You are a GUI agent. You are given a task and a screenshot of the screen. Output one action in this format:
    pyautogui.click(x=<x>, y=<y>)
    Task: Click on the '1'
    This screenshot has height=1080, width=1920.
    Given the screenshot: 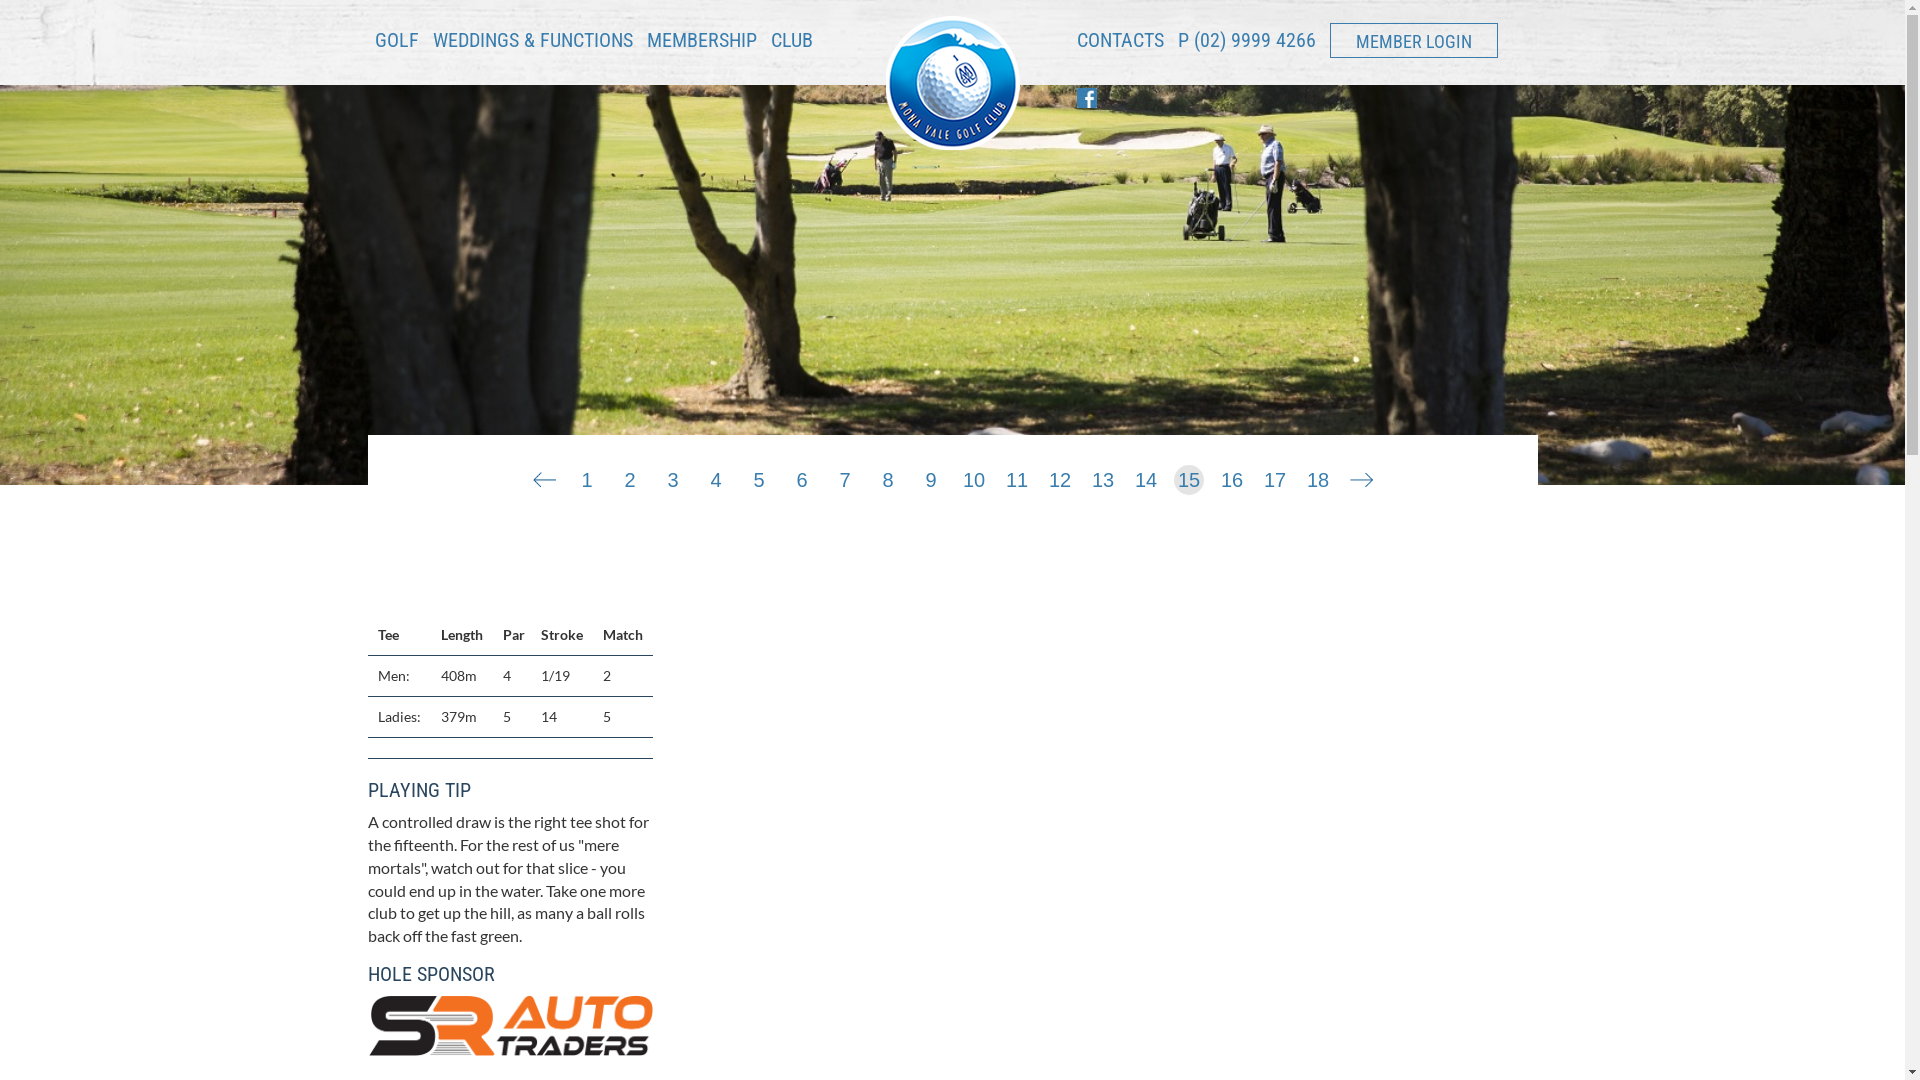 What is the action you would take?
    pyautogui.click(x=585, y=475)
    